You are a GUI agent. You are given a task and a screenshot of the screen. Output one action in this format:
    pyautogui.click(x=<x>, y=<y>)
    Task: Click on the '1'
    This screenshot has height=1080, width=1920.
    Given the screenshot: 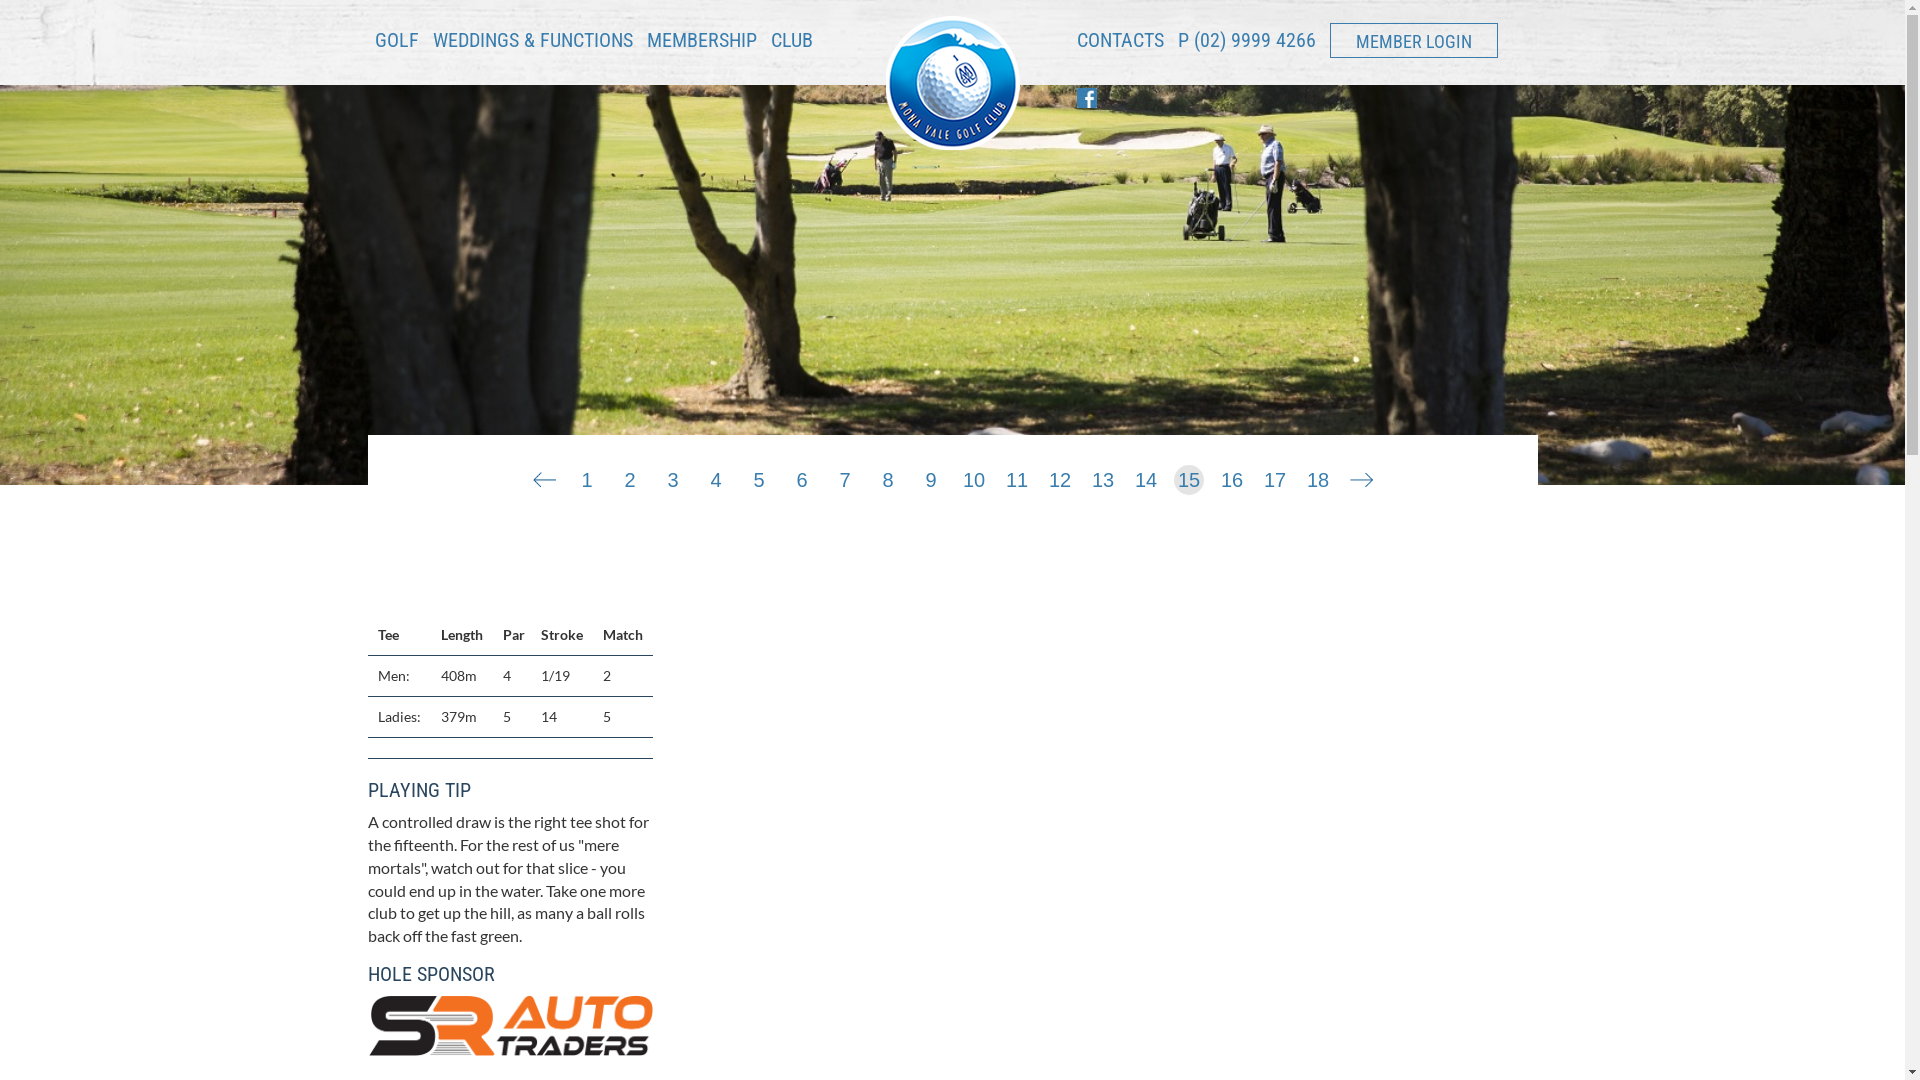 What is the action you would take?
    pyautogui.click(x=585, y=475)
    